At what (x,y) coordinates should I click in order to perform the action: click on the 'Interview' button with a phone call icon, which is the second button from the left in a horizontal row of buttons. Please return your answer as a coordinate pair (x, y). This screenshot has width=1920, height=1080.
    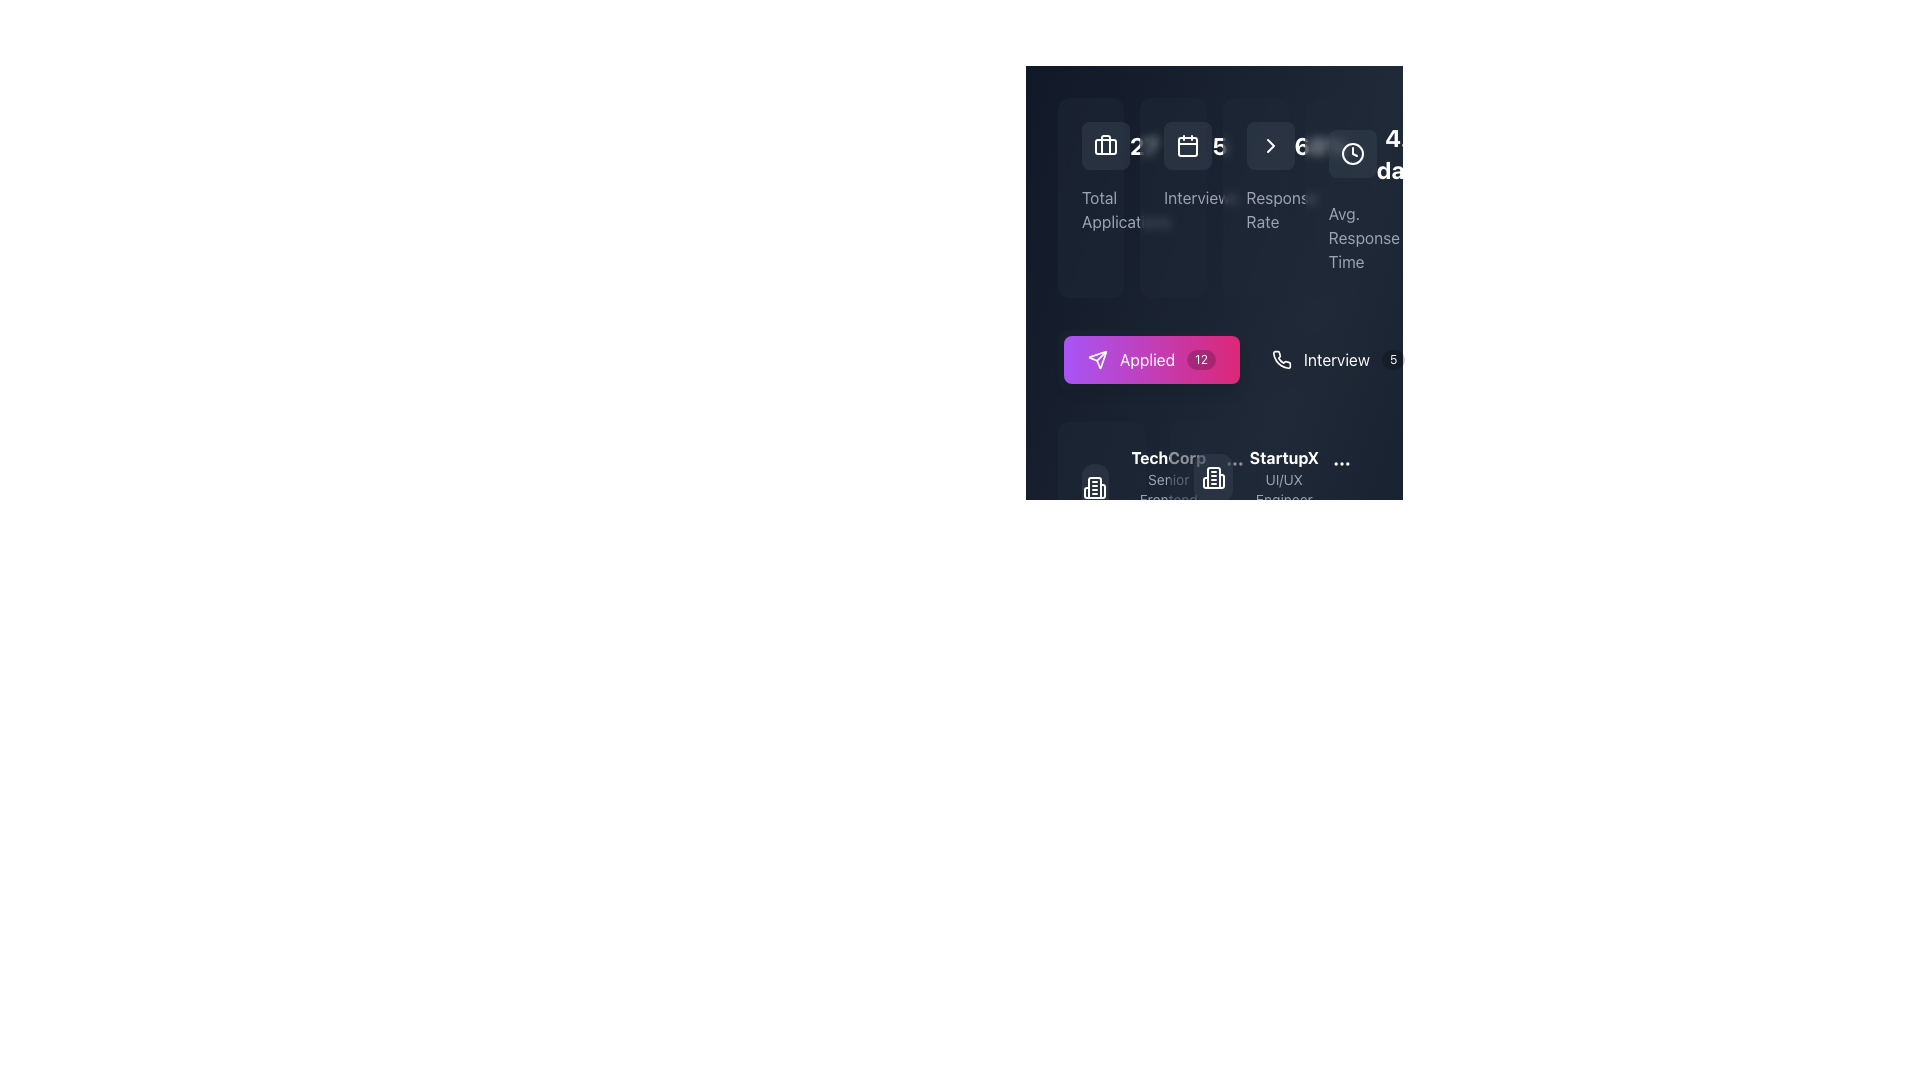
    Looking at the image, I should click on (1338, 358).